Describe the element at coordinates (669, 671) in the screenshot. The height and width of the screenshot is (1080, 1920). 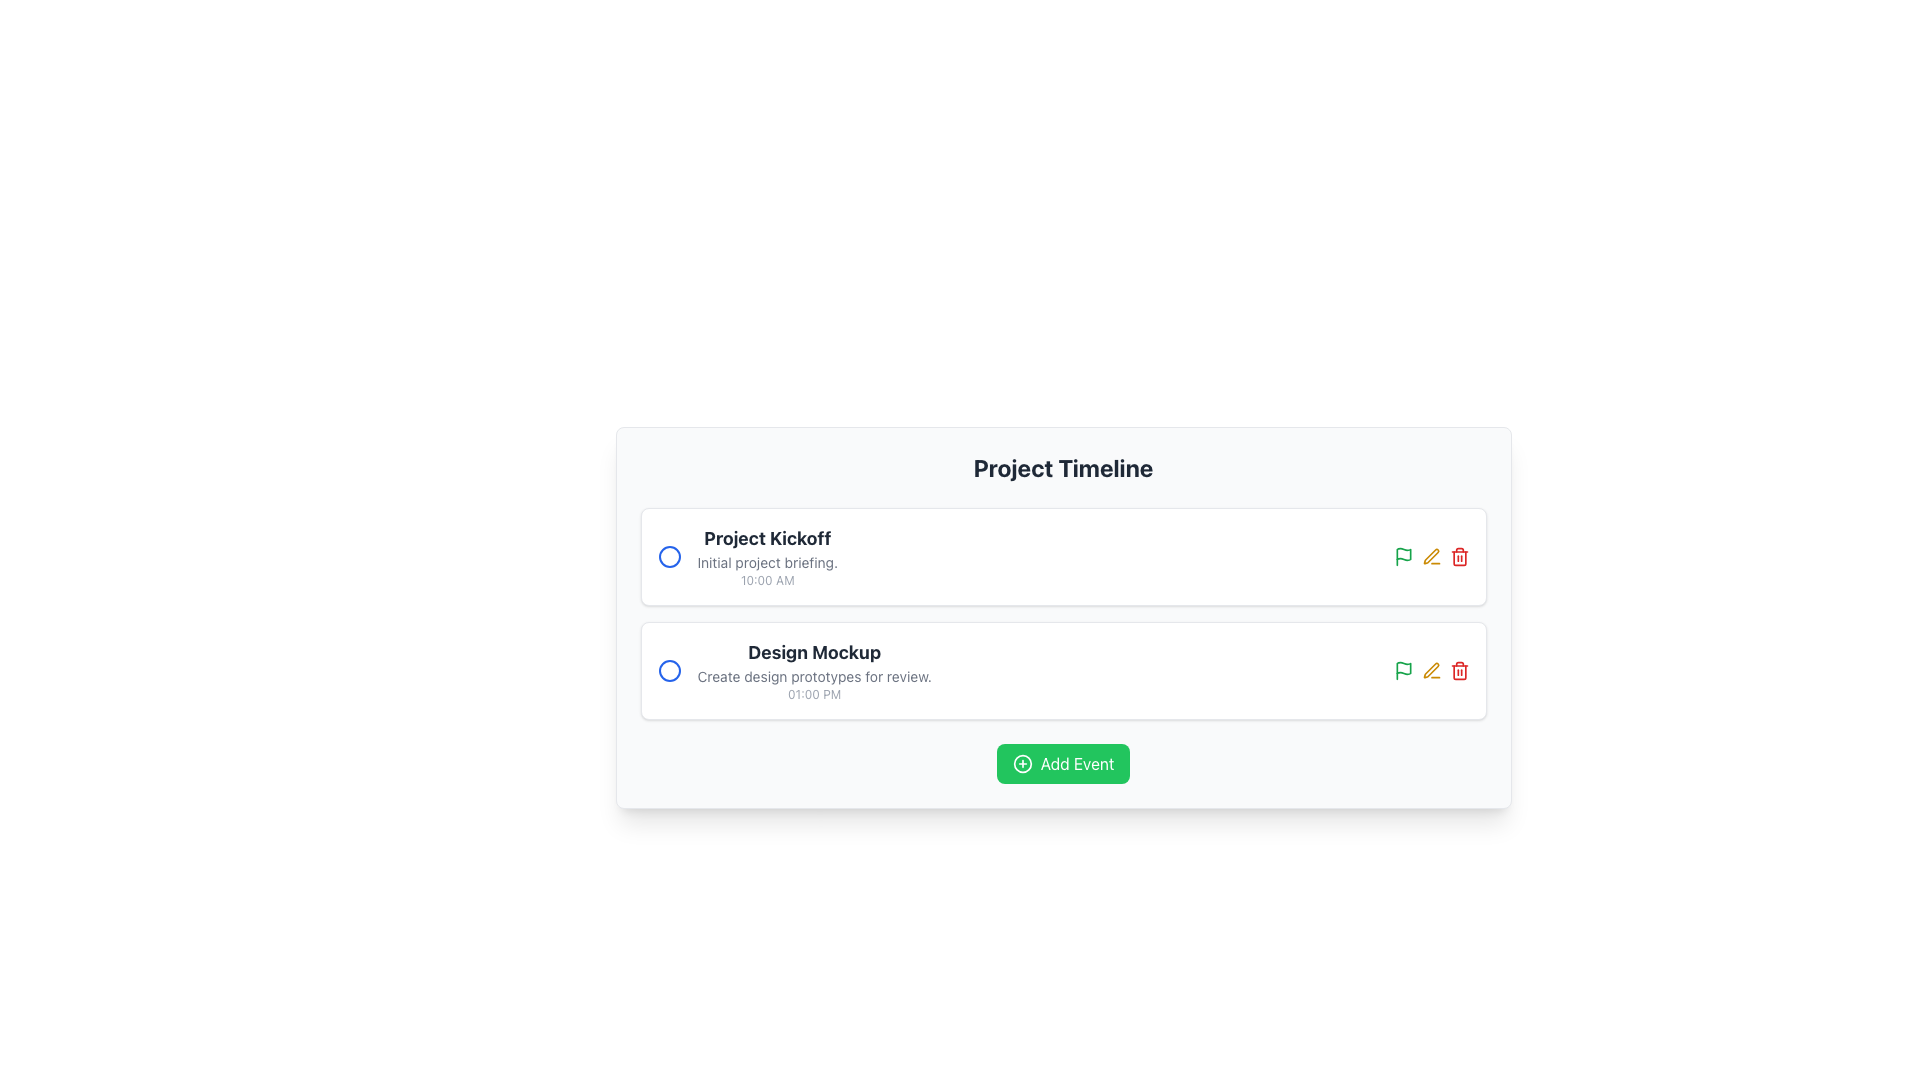
I see `the circular indicator toggle in the second row of the 'Design Mockup' list` at that location.